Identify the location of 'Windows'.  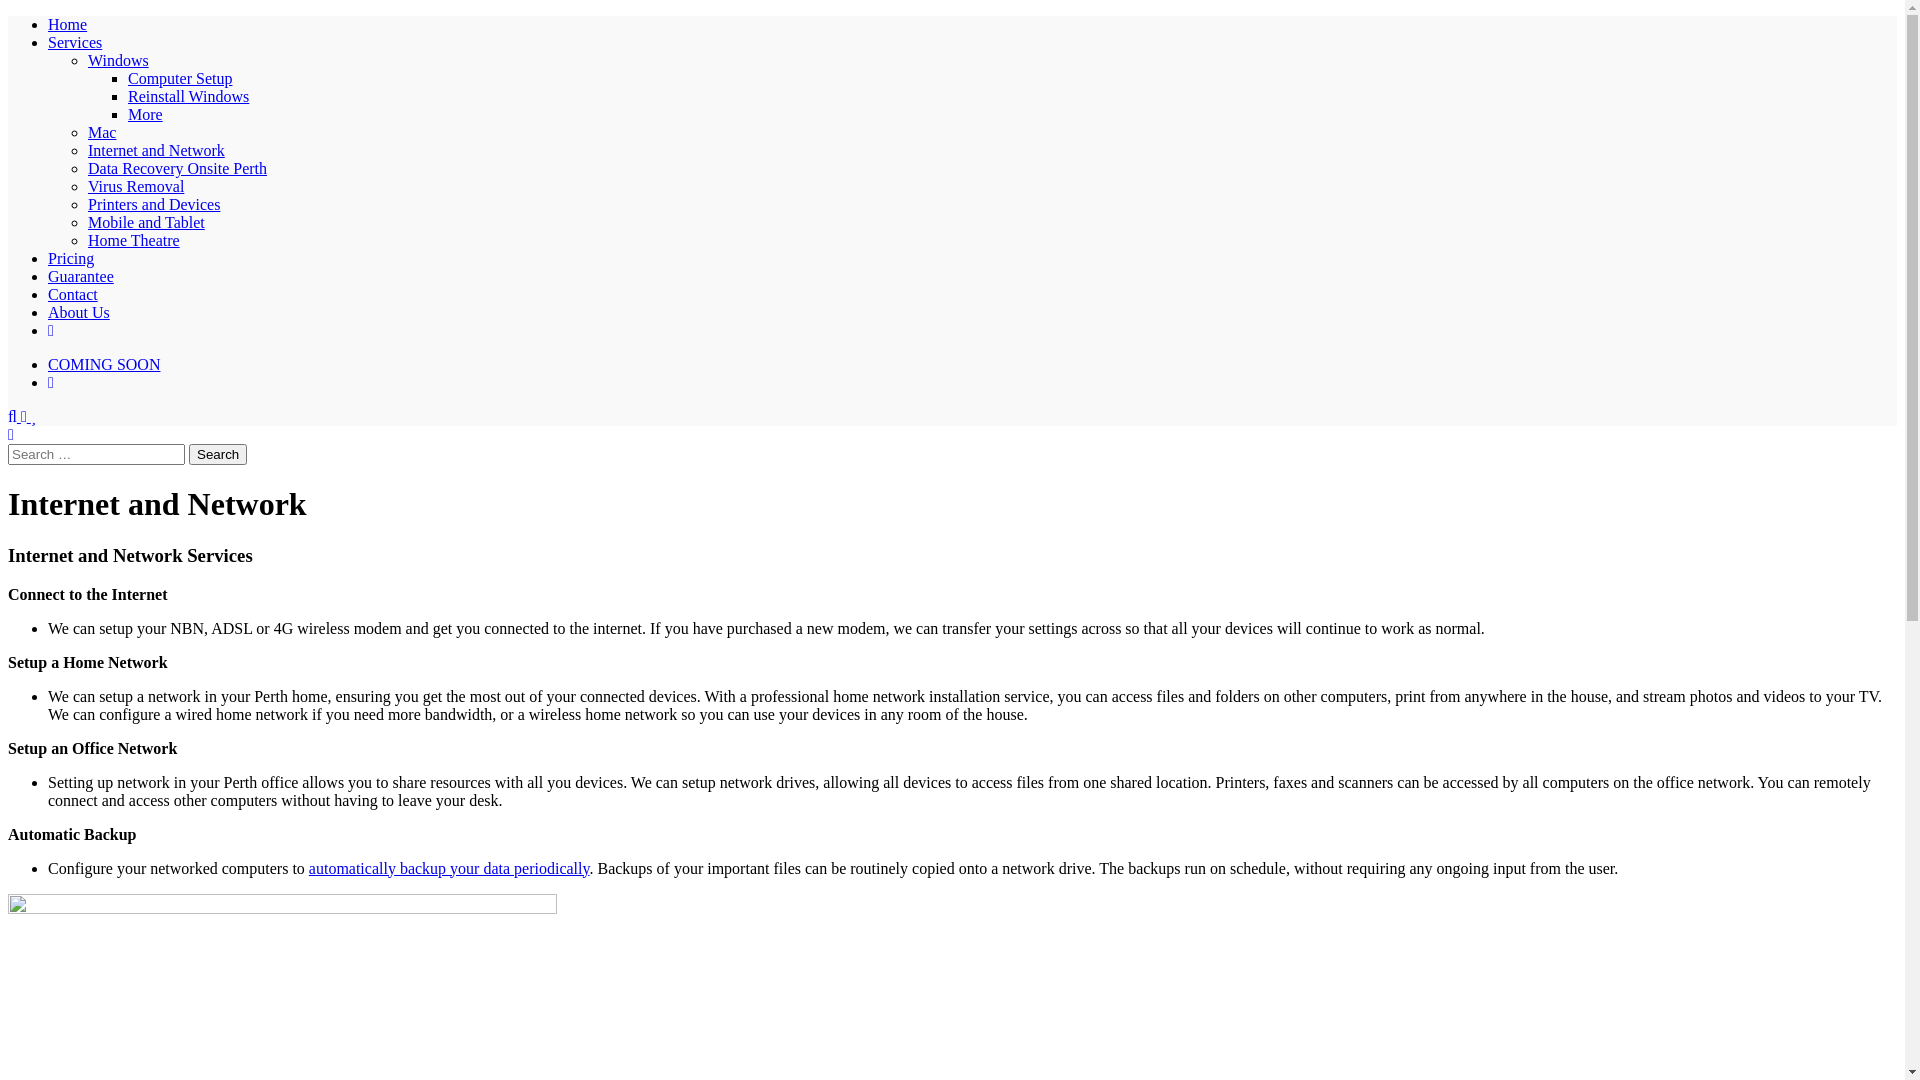
(117, 59).